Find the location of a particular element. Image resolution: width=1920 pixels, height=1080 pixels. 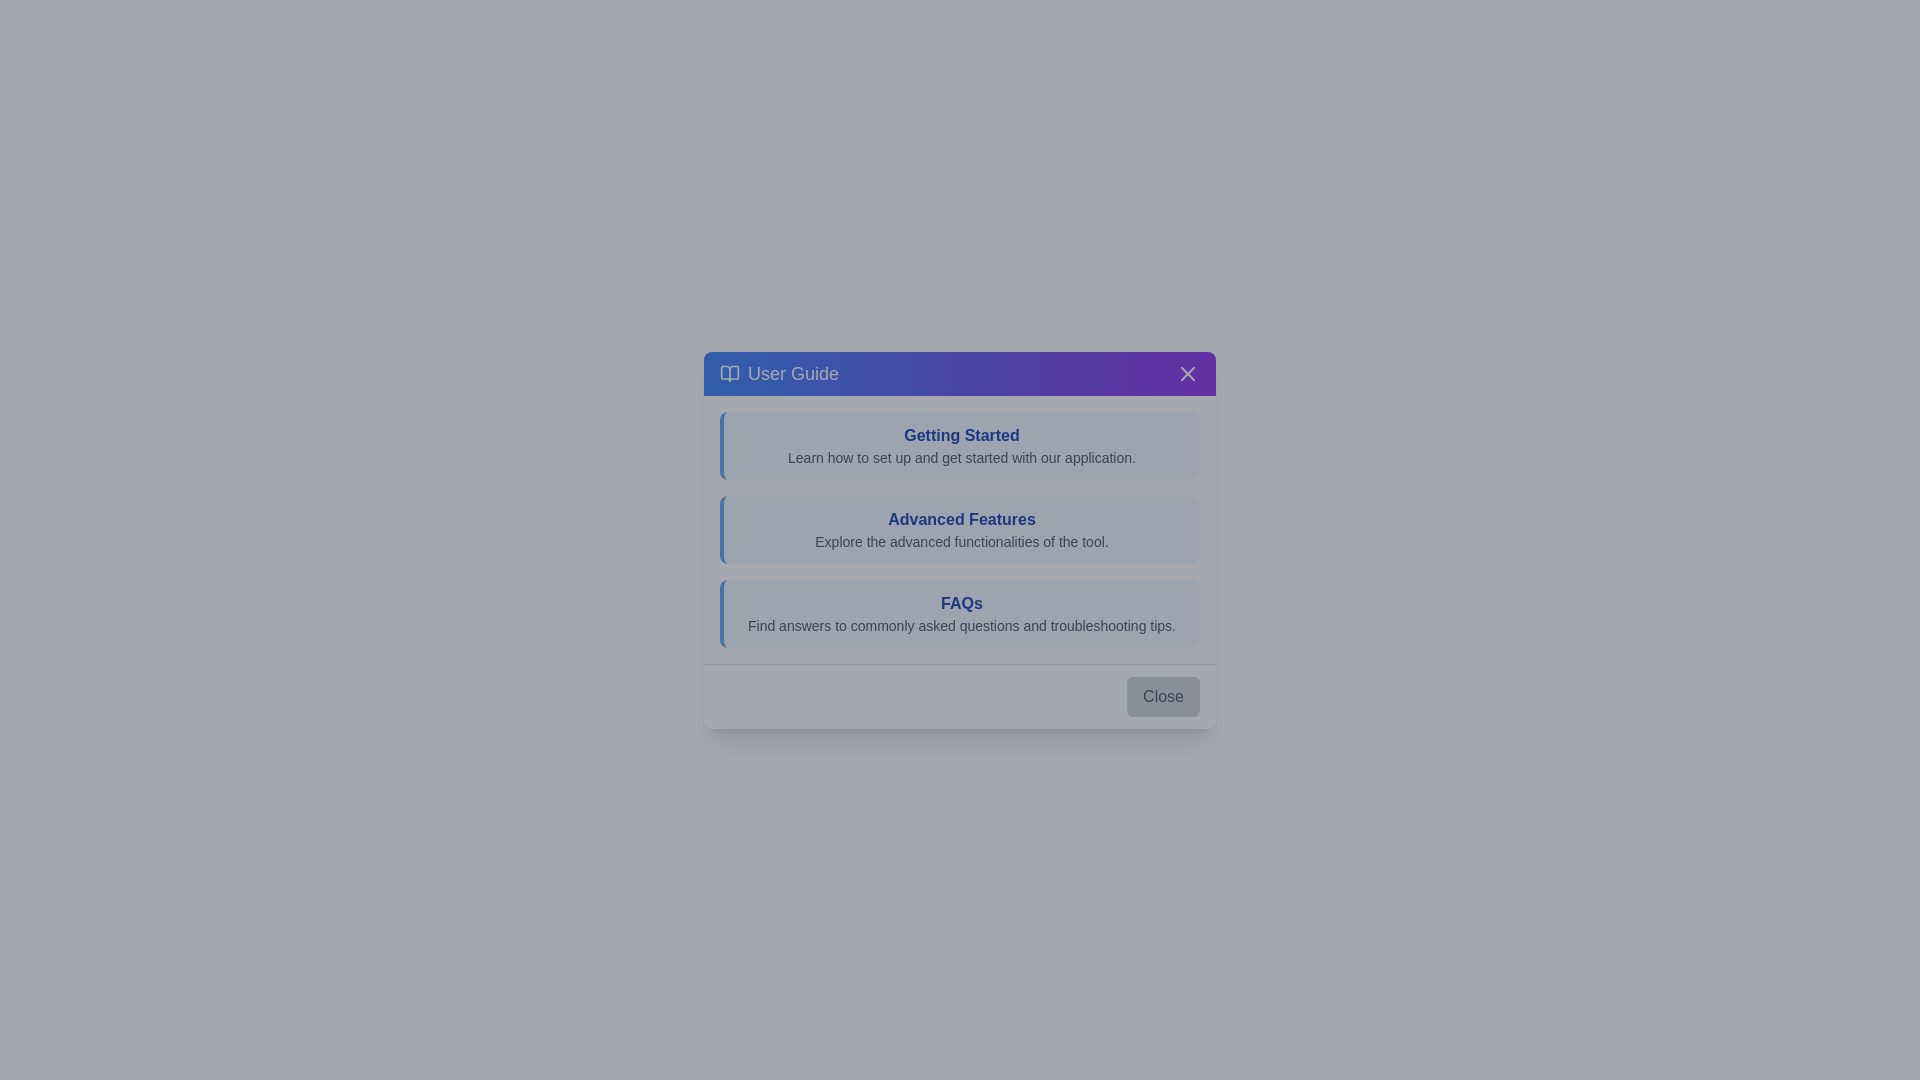

the close button located on the far right of the title bar of the 'User Guide' dialog box is located at coordinates (1188, 373).